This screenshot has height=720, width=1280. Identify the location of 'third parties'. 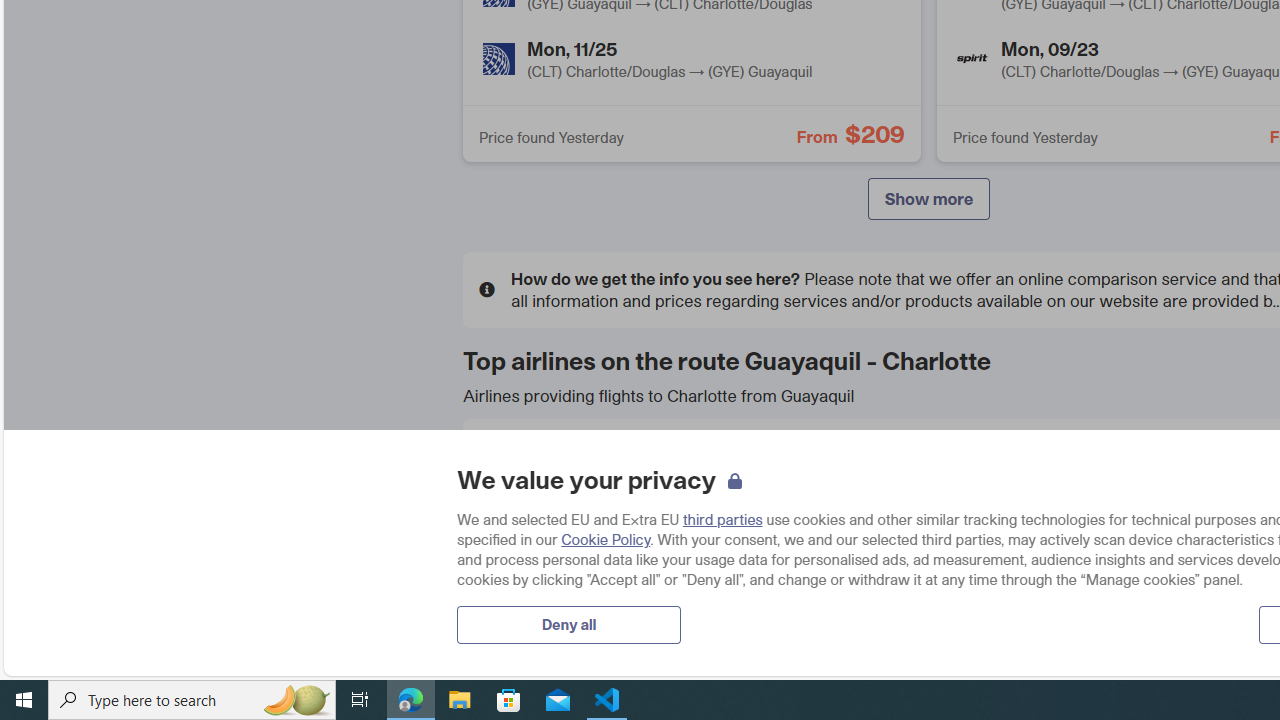
(721, 518).